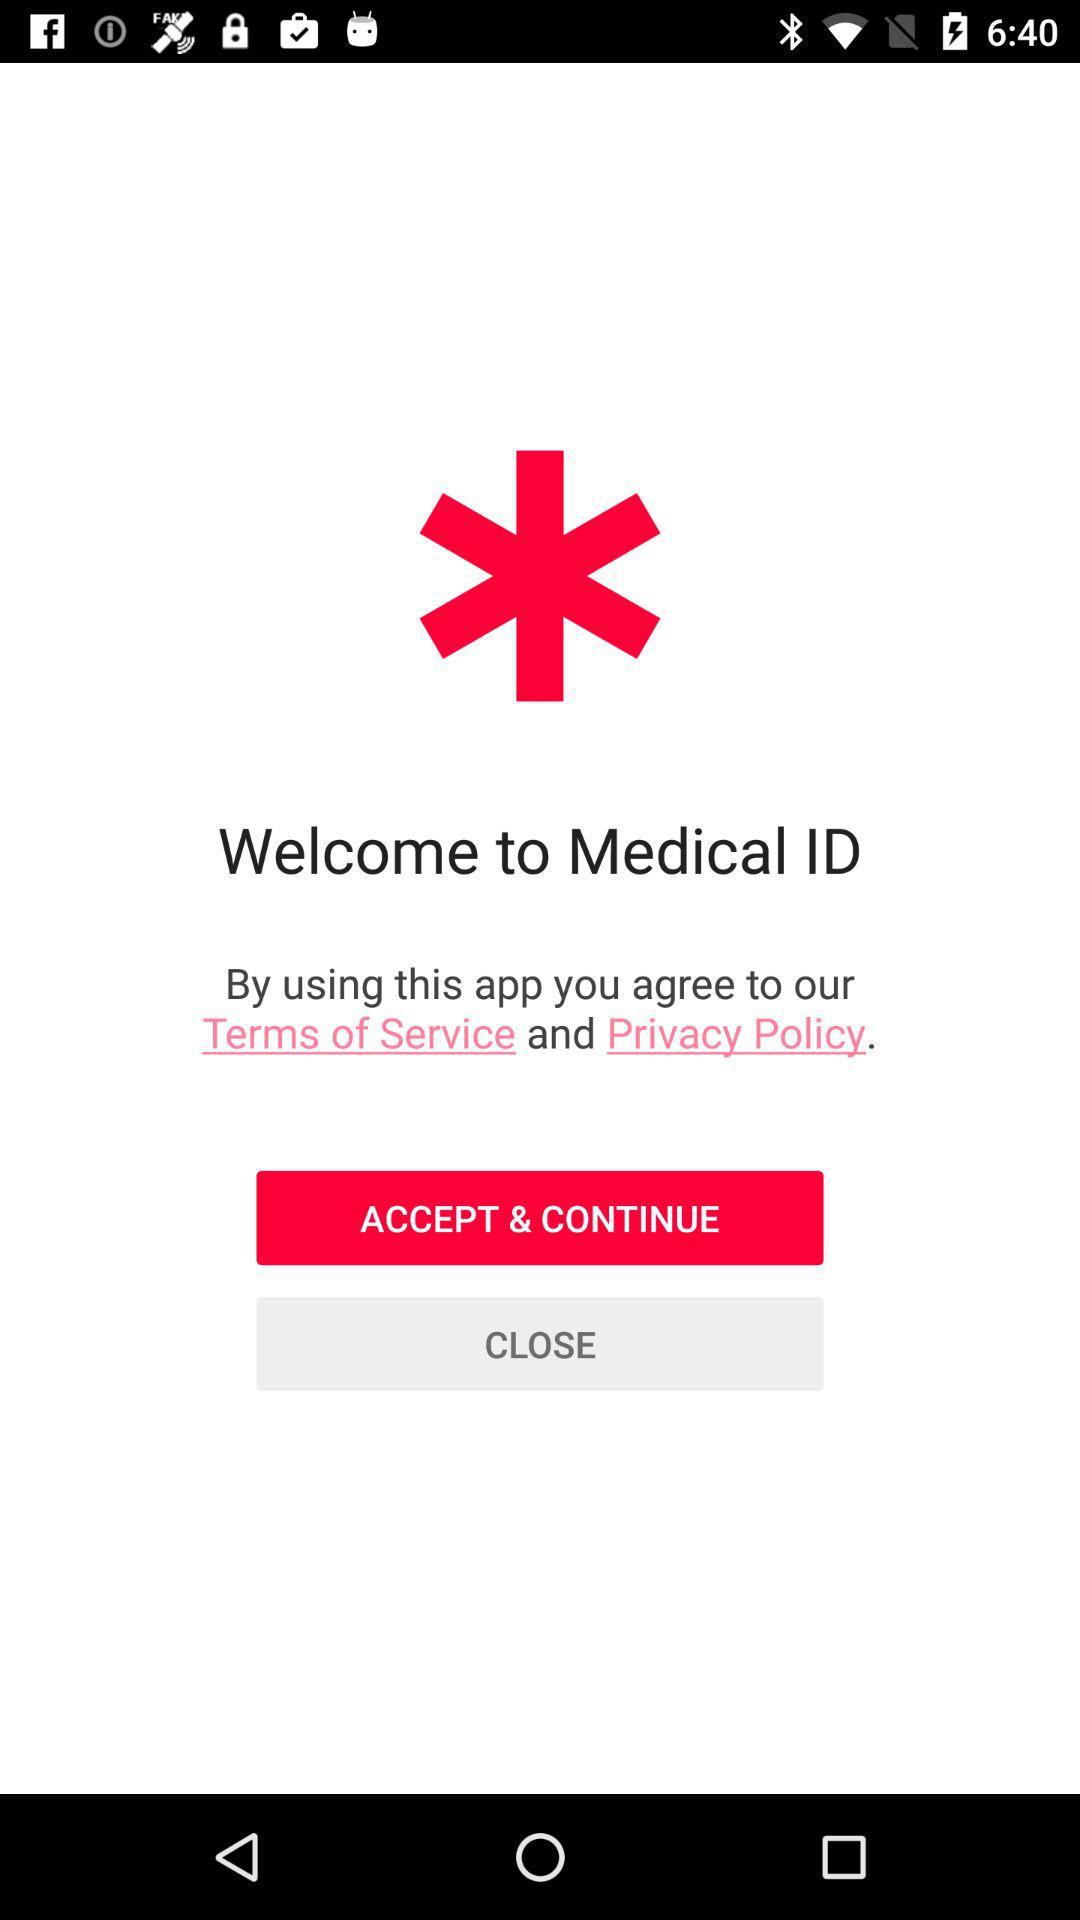 Image resolution: width=1080 pixels, height=1920 pixels. What do you see at coordinates (540, 1344) in the screenshot?
I see `close` at bounding box center [540, 1344].